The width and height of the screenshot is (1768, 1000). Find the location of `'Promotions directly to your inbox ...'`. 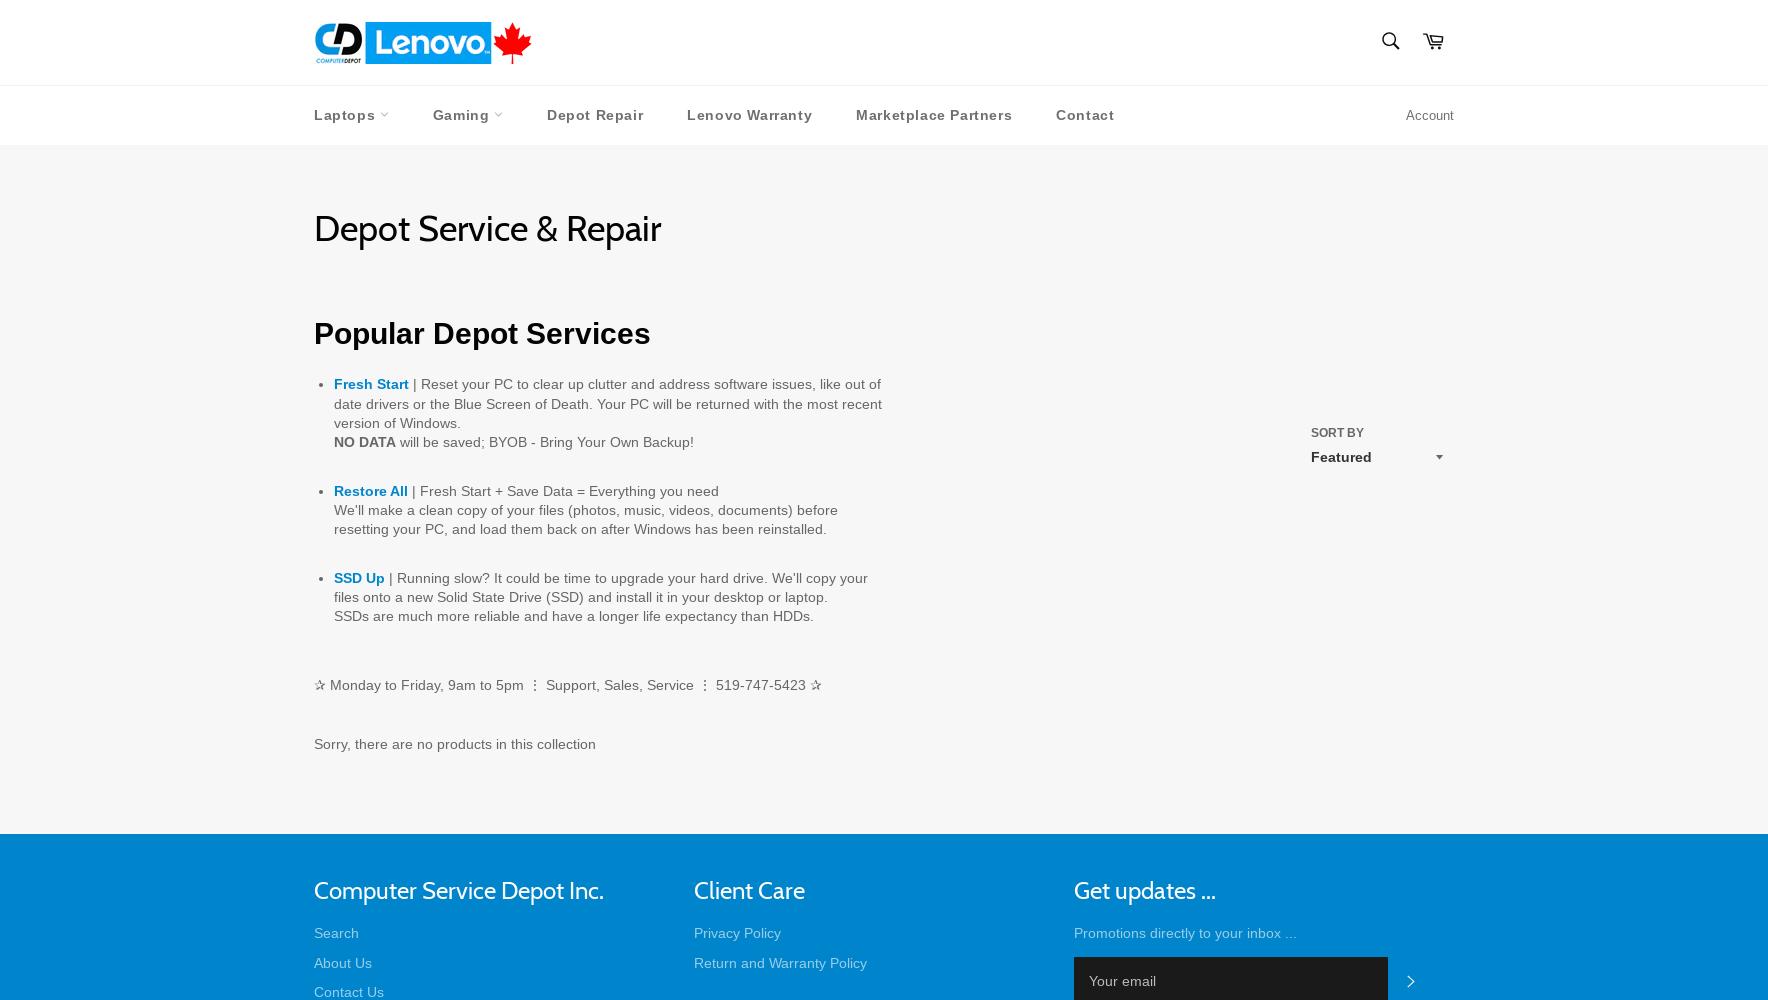

'Promotions directly to your inbox ...' is located at coordinates (1185, 933).